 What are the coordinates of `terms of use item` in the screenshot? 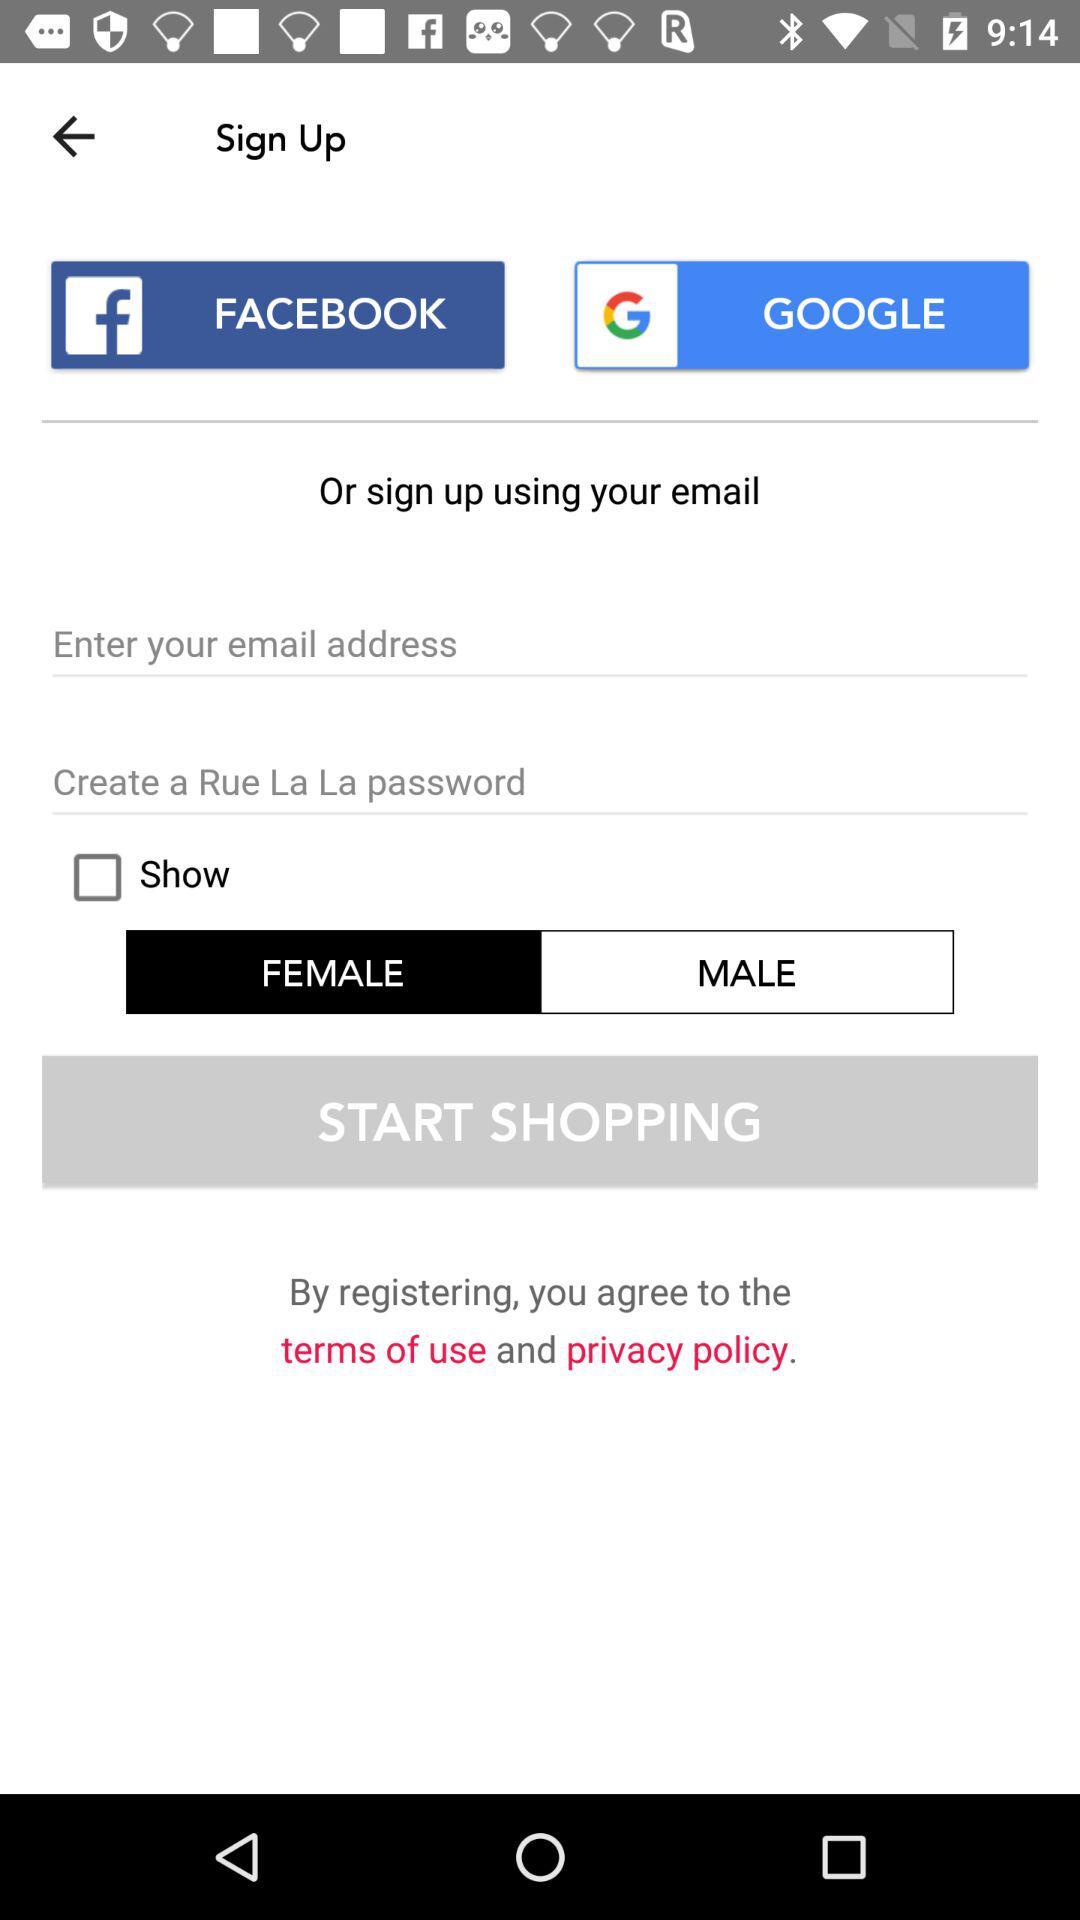 It's located at (384, 1352).